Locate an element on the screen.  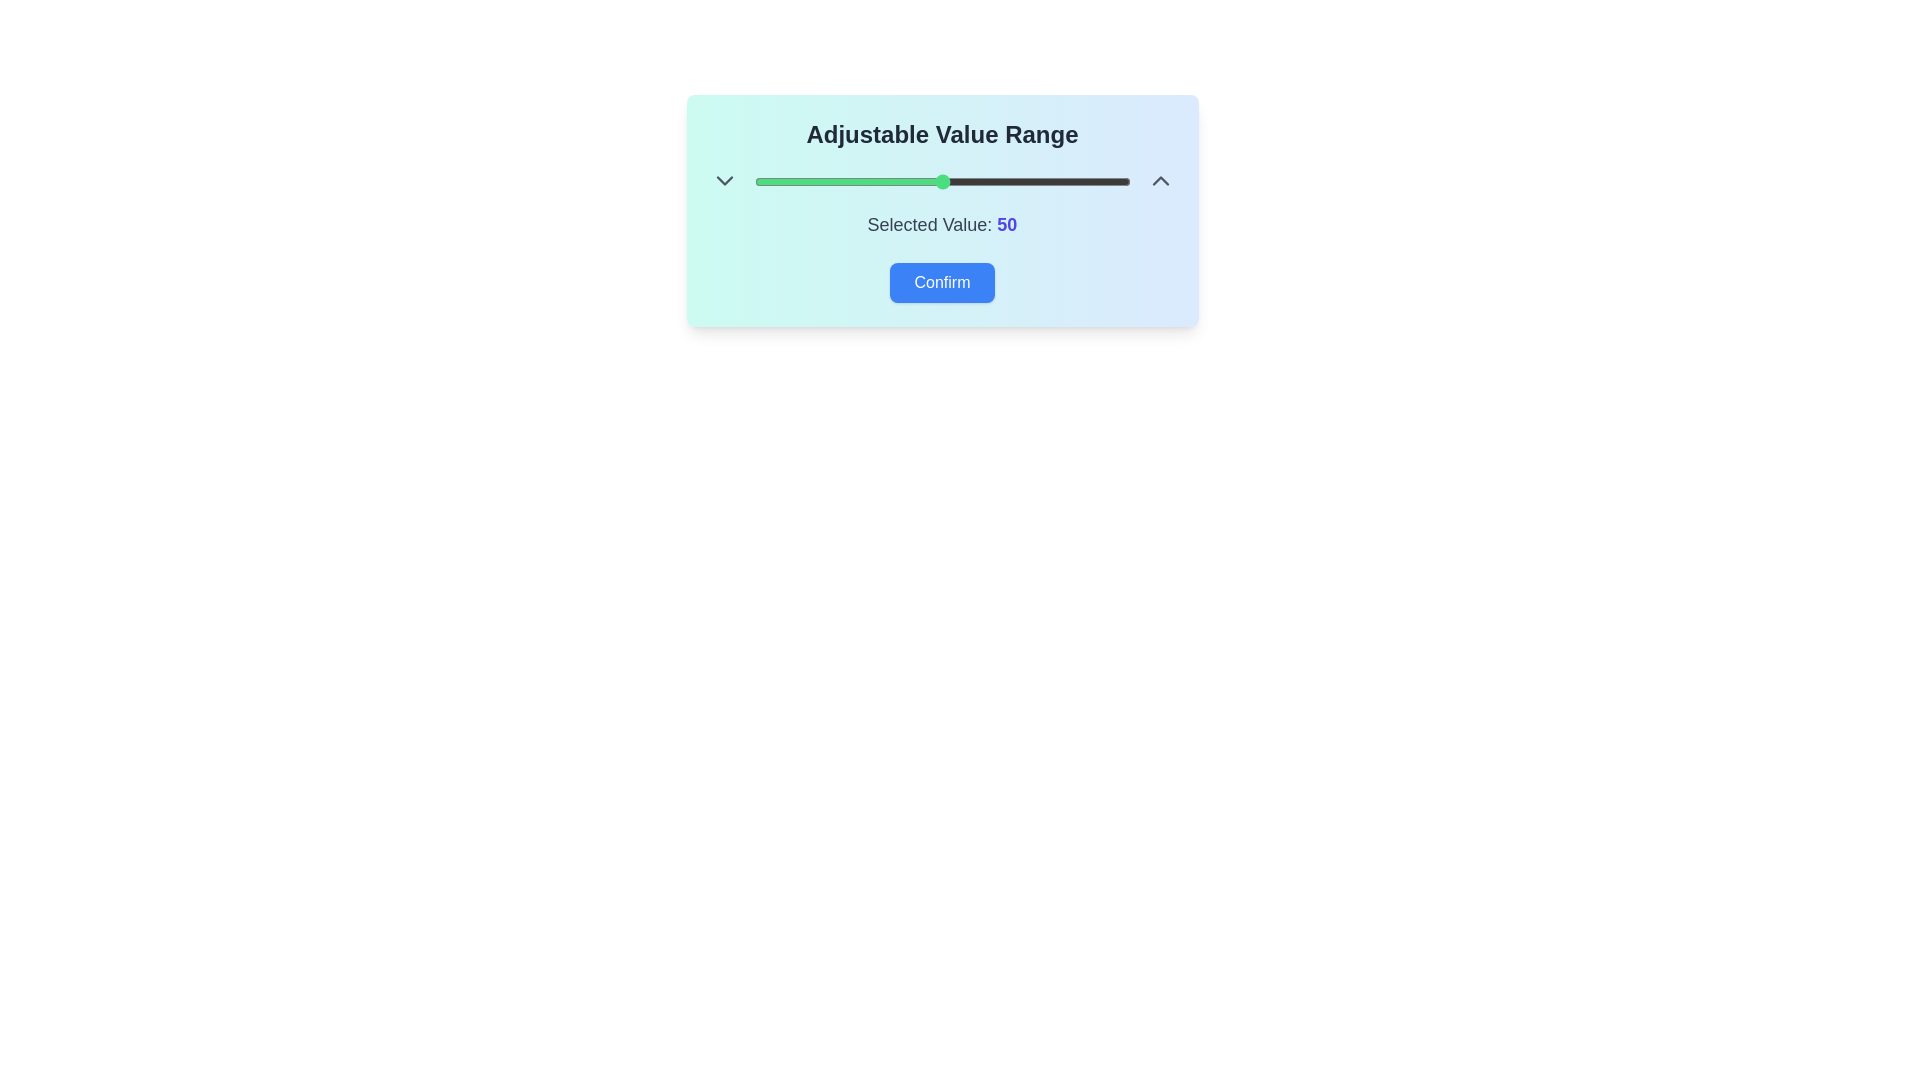
the slider to set the value to 80 is located at coordinates (1054, 181).